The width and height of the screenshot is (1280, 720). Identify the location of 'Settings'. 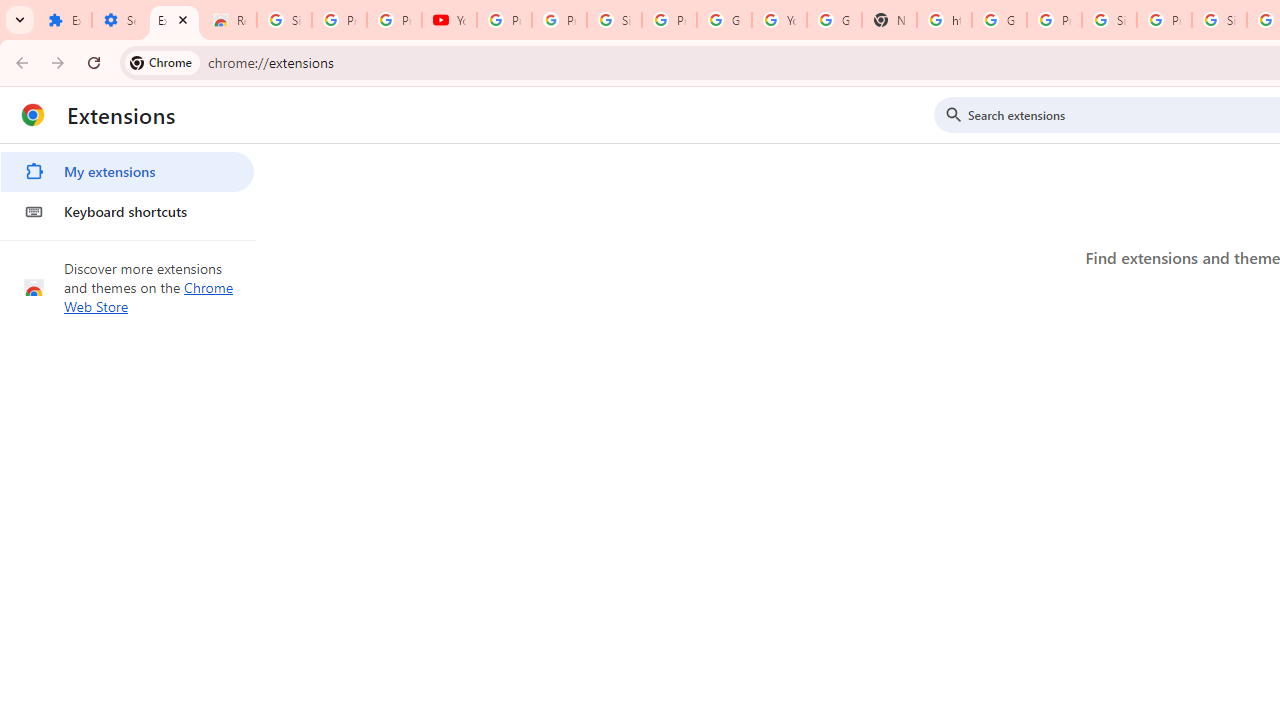
(118, 20).